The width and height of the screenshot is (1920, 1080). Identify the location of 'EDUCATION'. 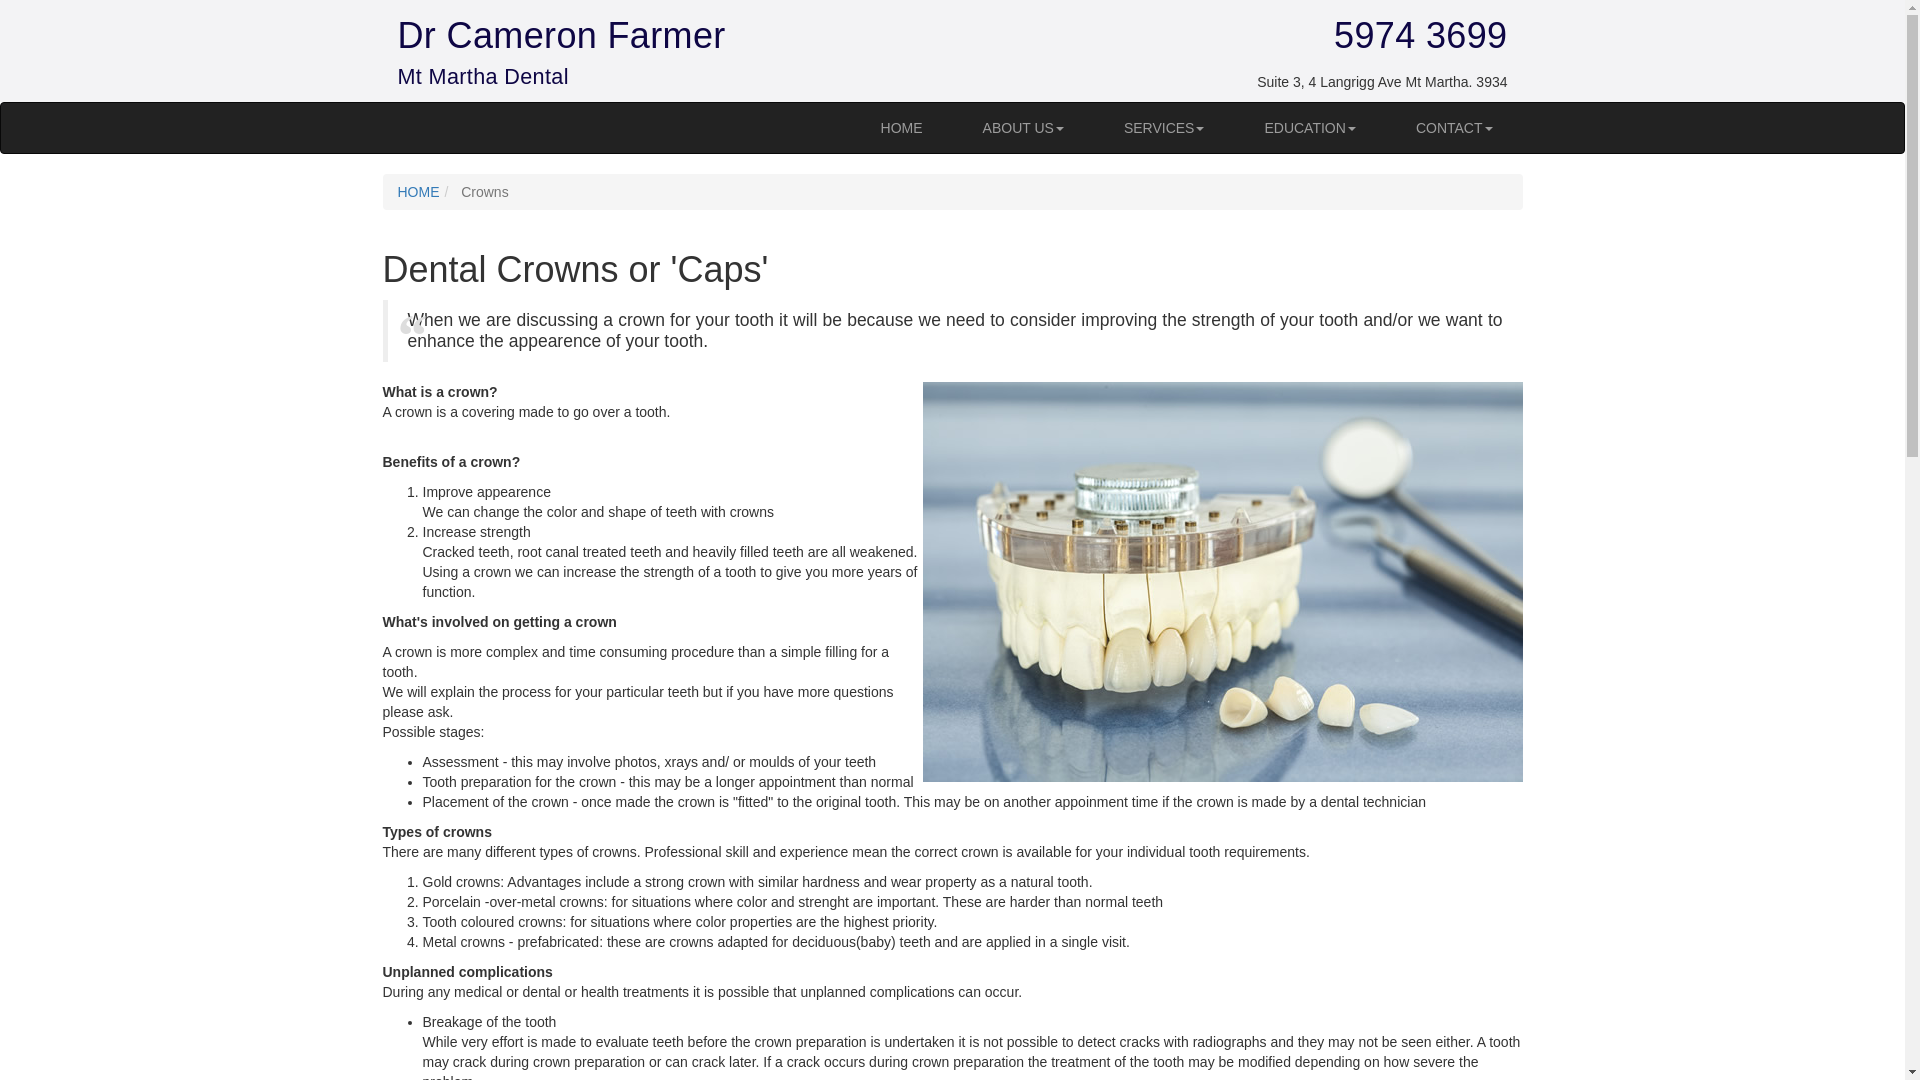
(1309, 127).